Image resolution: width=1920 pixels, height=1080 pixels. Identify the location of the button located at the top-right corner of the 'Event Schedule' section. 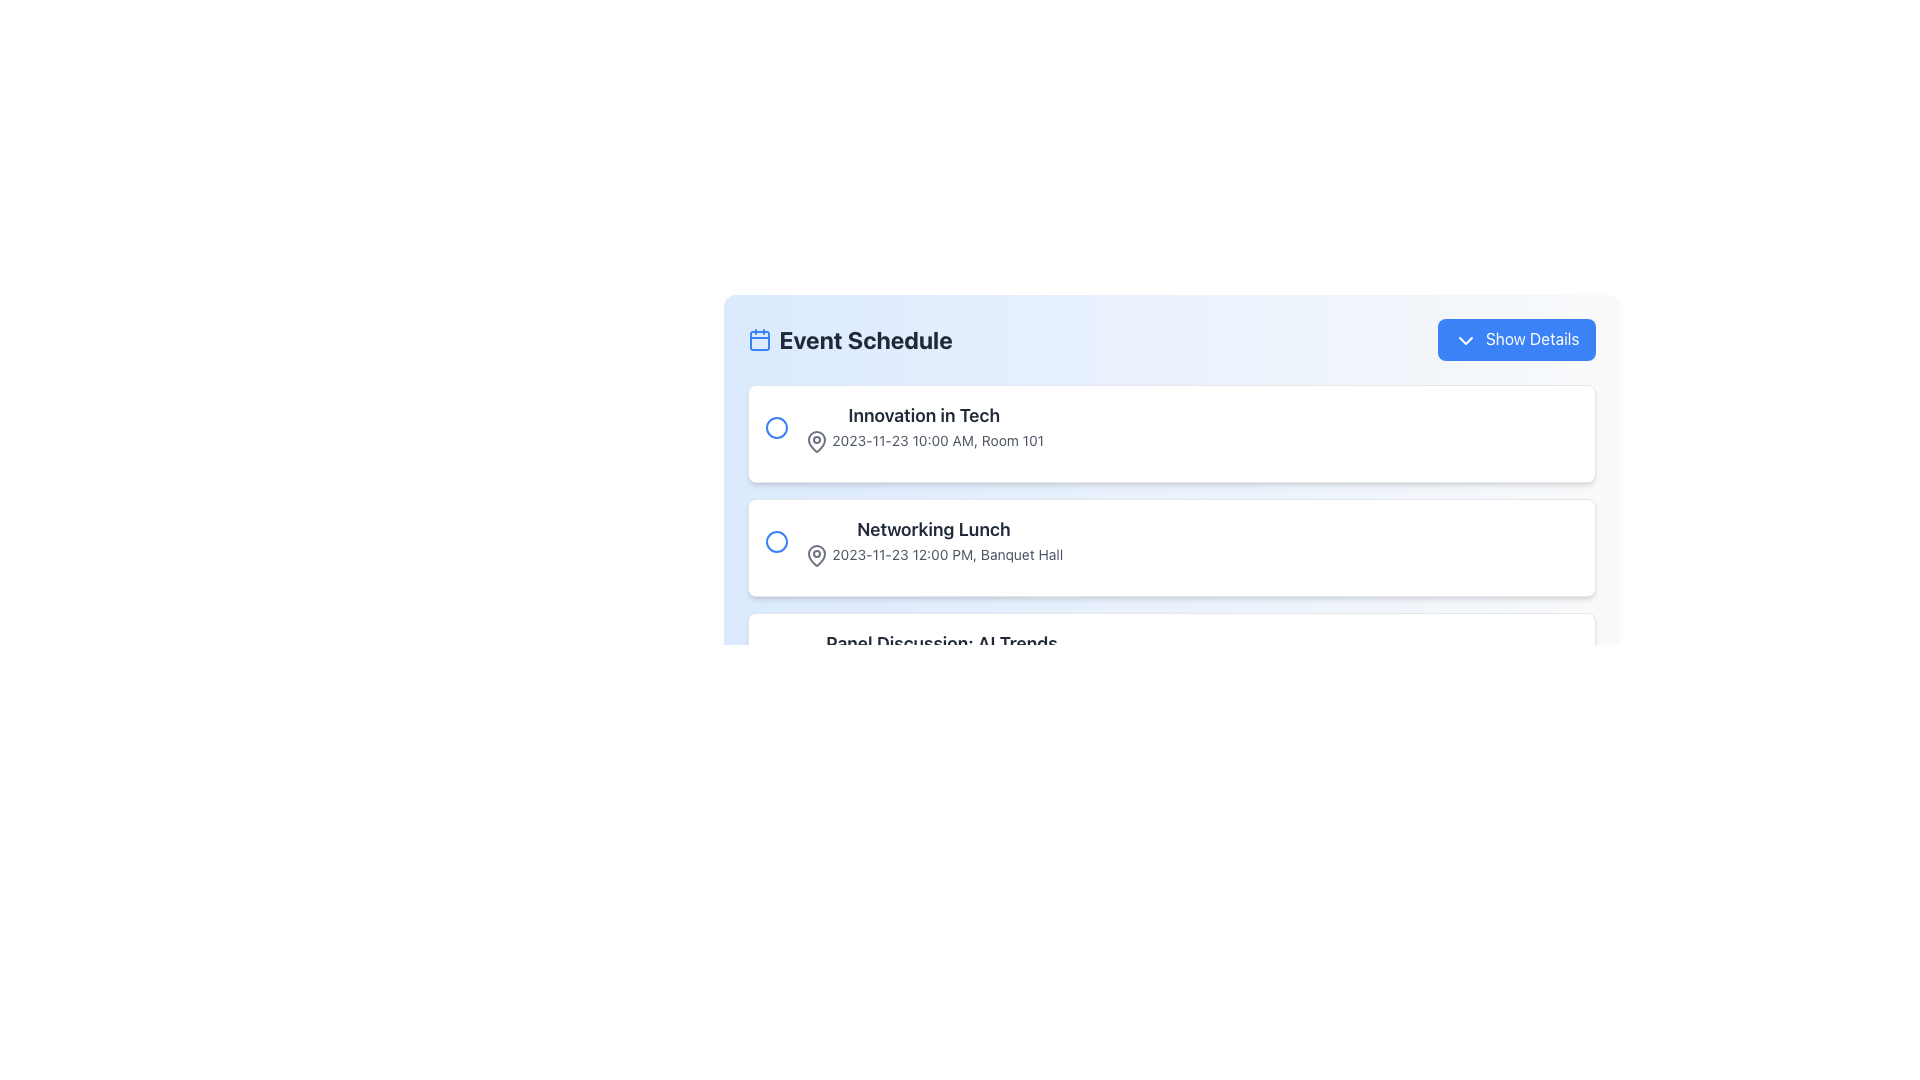
(1516, 338).